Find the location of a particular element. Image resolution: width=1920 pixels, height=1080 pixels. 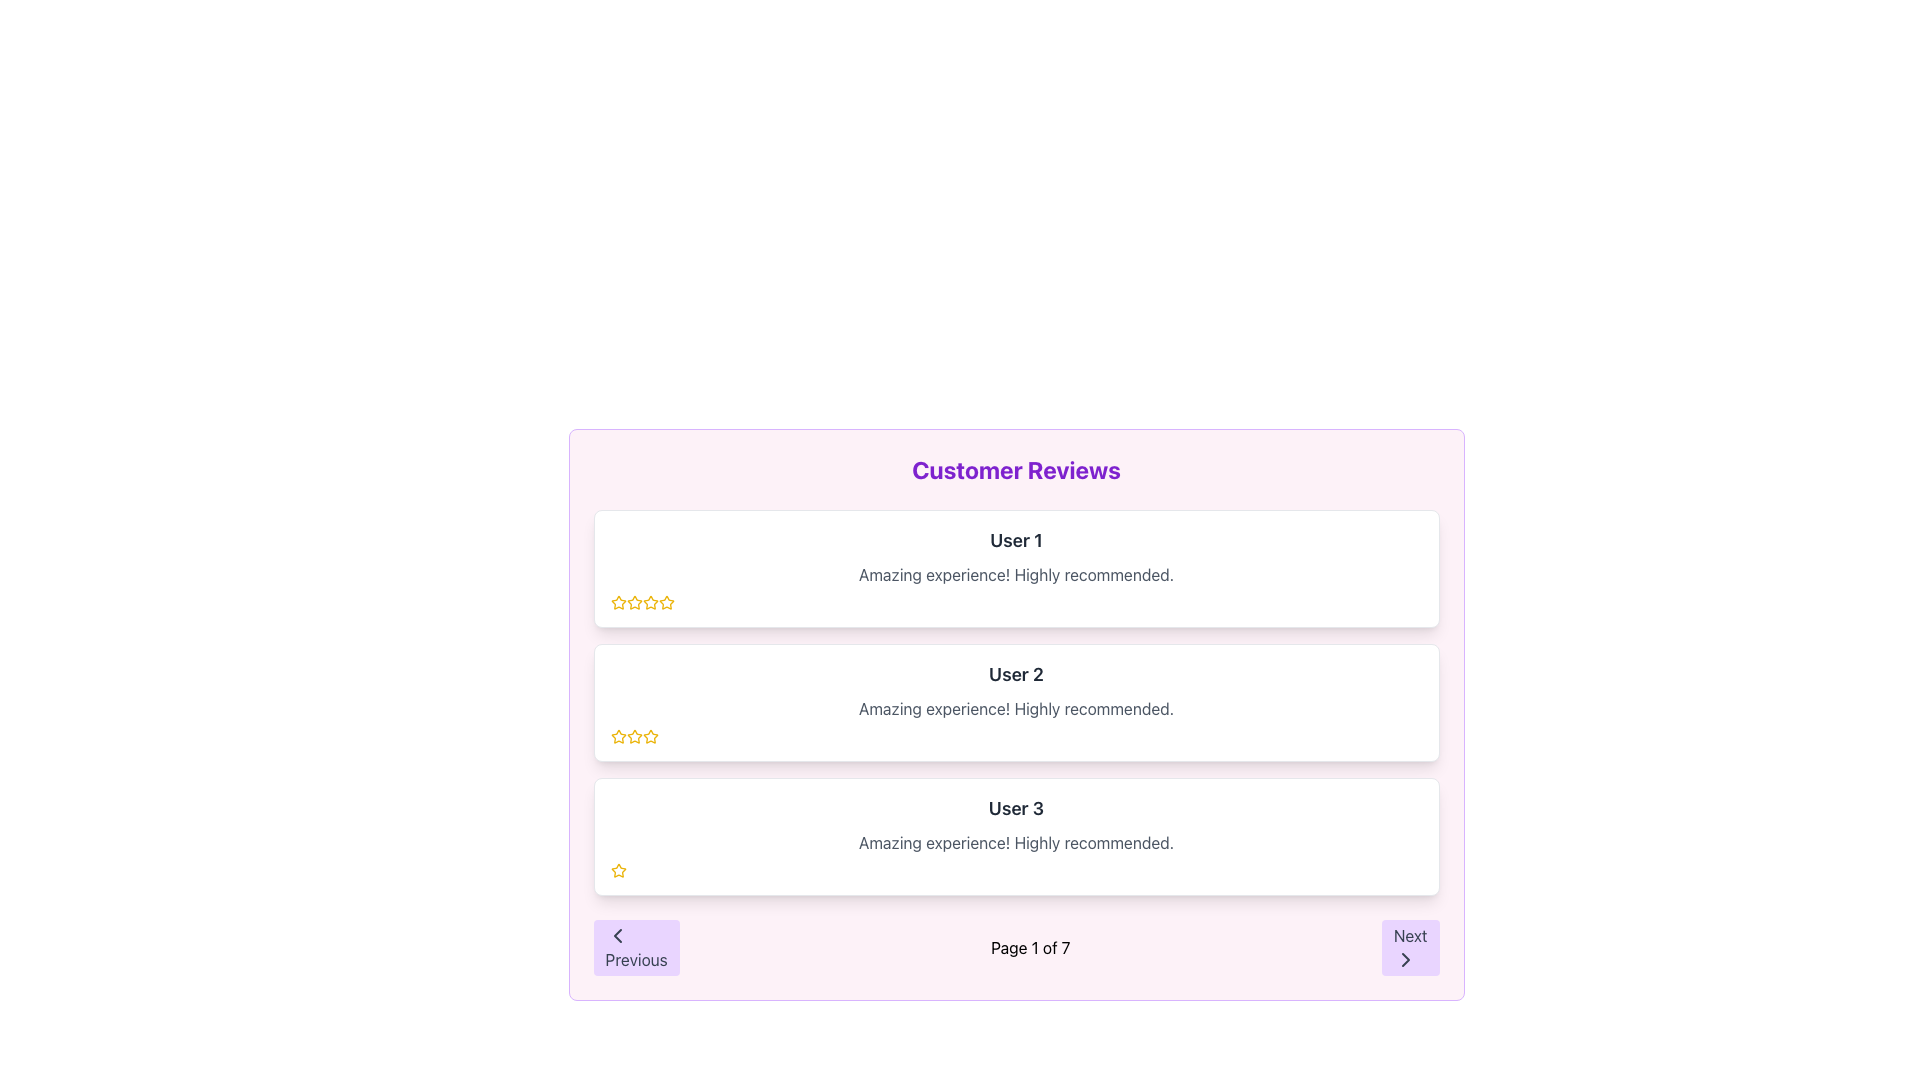

the first star icon in the rating bar for 'User 1', which is a star-shaped icon with a golden-yellow outline is located at coordinates (666, 601).